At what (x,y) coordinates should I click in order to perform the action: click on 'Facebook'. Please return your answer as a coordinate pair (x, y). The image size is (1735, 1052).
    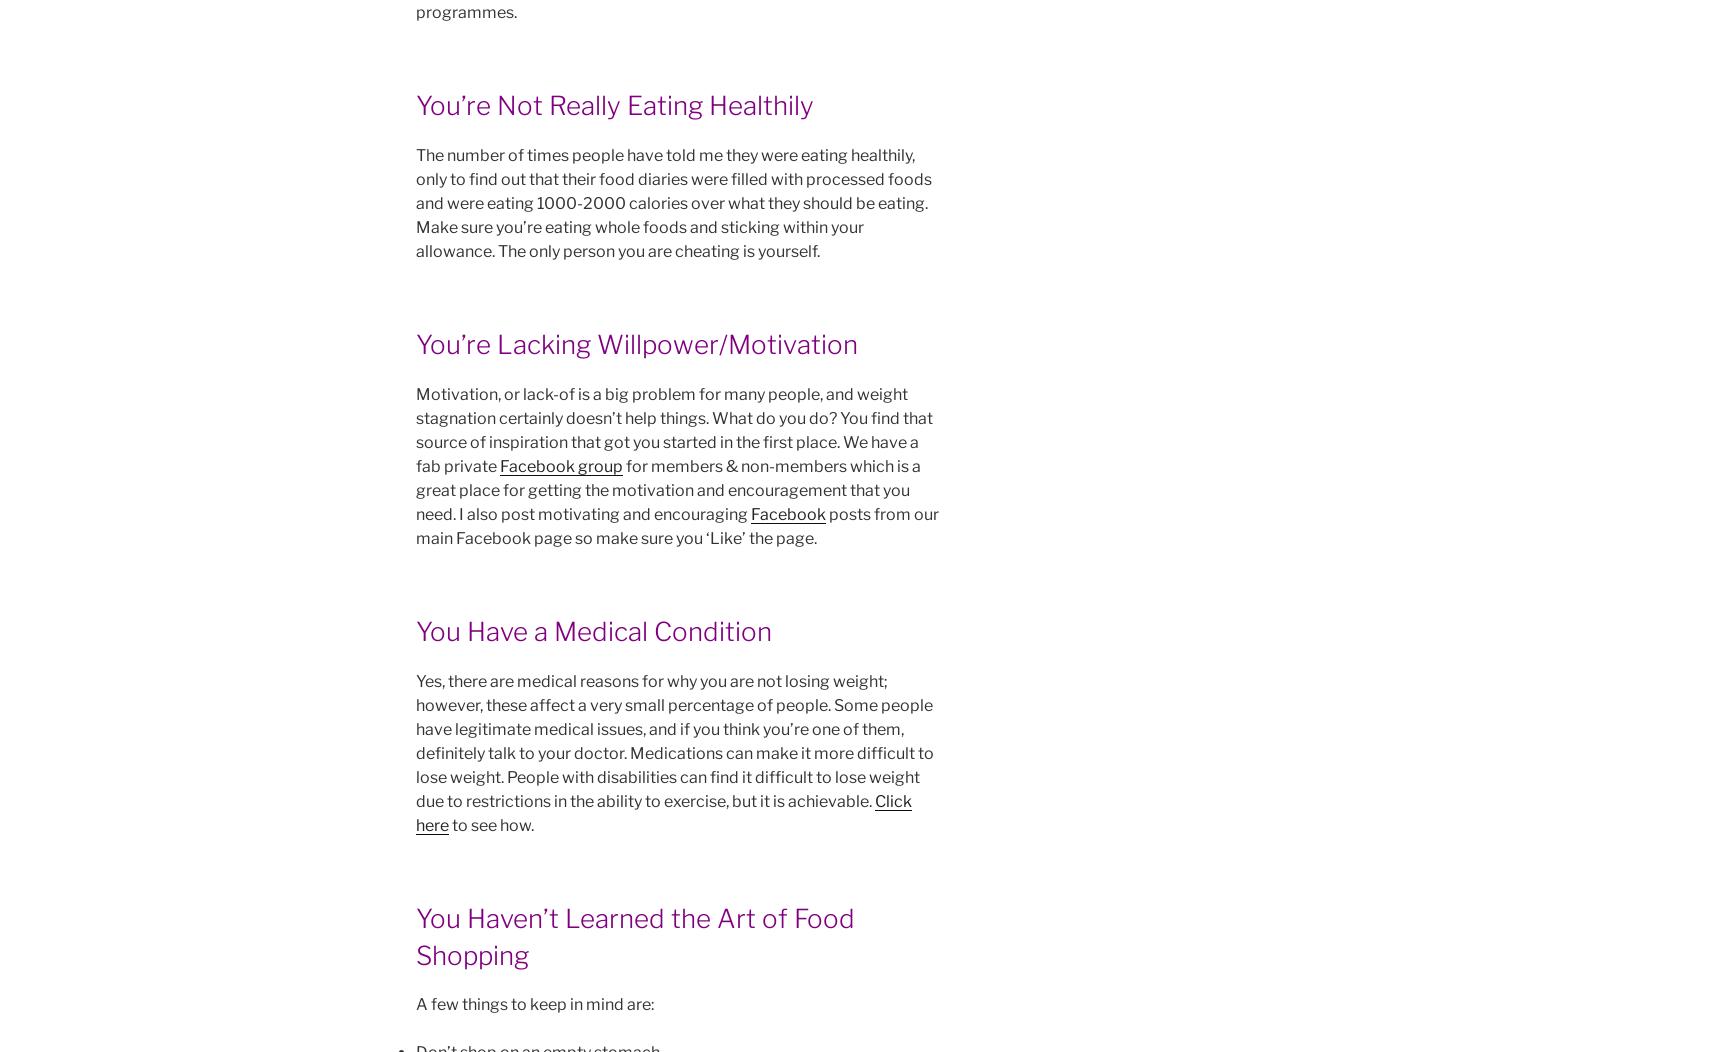
    Looking at the image, I should click on (787, 513).